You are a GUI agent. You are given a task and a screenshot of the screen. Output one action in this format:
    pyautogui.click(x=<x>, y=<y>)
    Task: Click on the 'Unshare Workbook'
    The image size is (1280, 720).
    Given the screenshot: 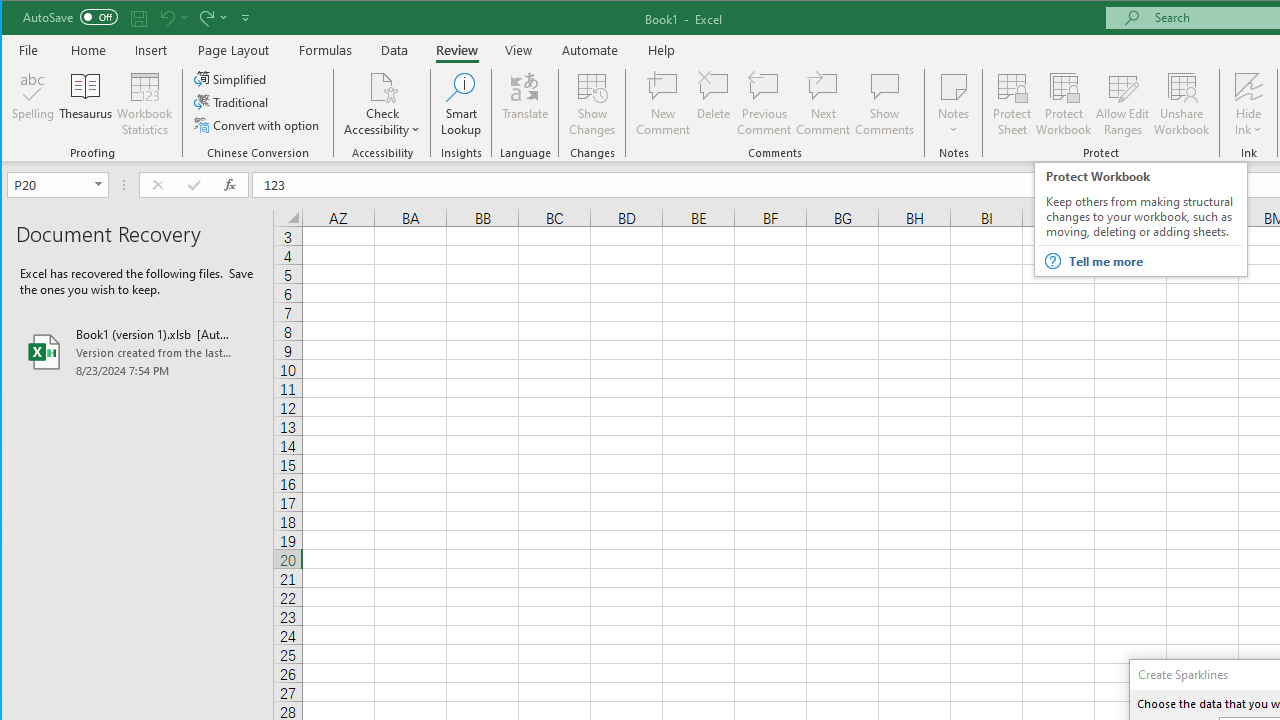 What is the action you would take?
    pyautogui.click(x=1182, y=104)
    